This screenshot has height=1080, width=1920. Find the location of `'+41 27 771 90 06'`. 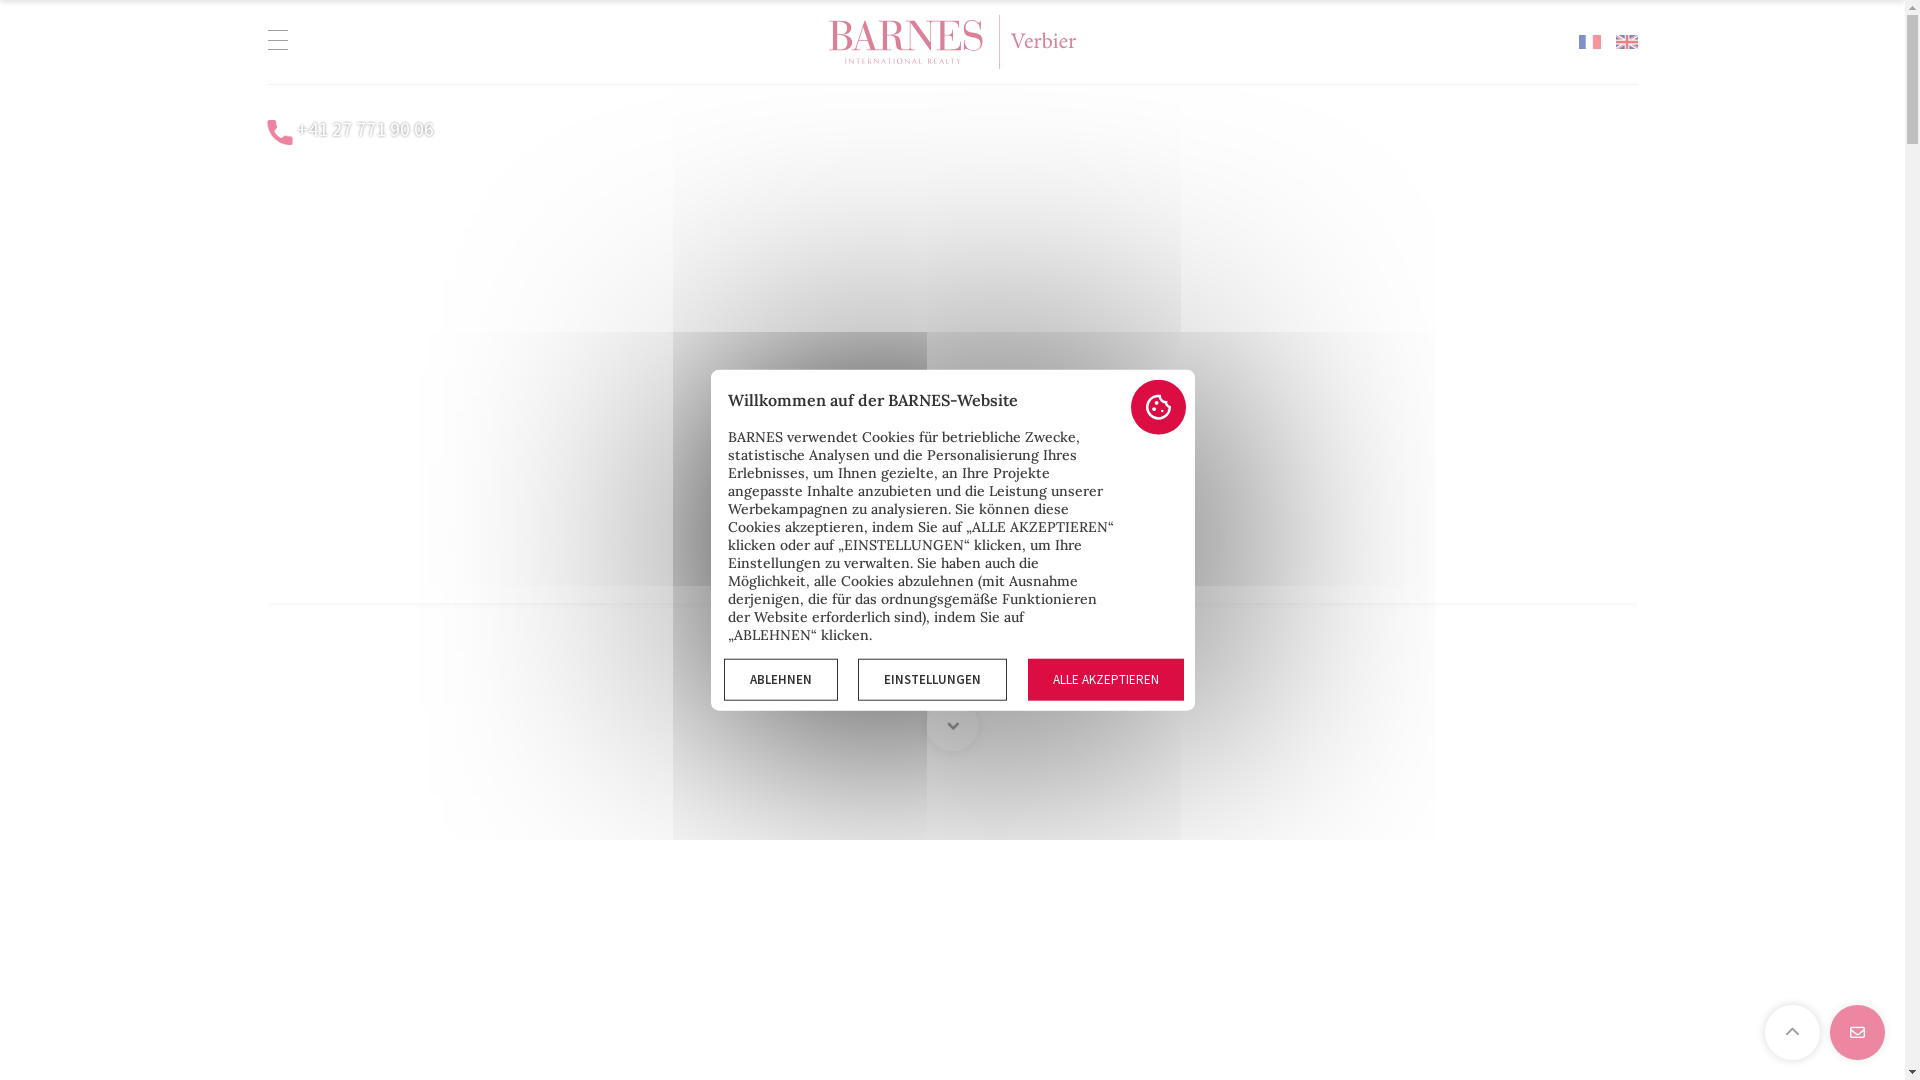

'+41 27 771 90 06' is located at coordinates (364, 128).